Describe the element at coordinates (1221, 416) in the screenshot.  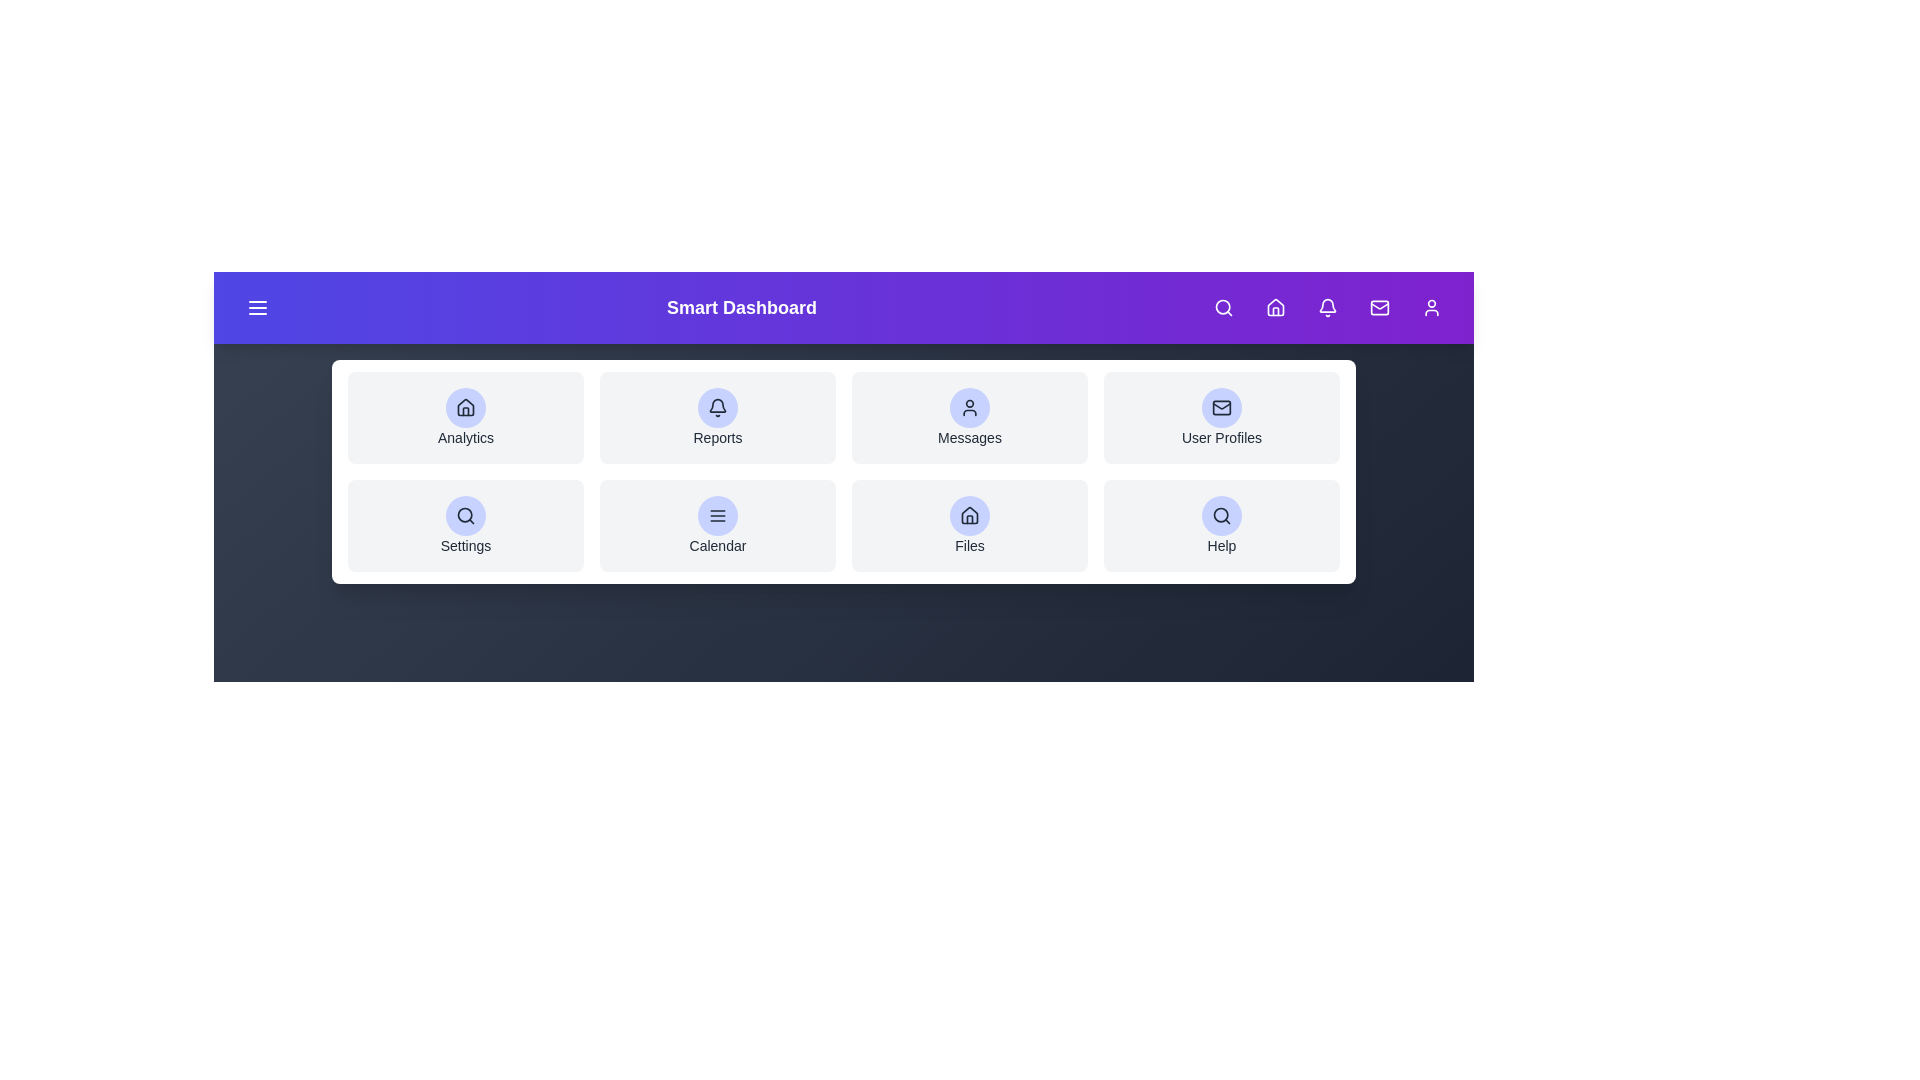
I see `the element labeled User Profiles to observe its hover effect` at that location.